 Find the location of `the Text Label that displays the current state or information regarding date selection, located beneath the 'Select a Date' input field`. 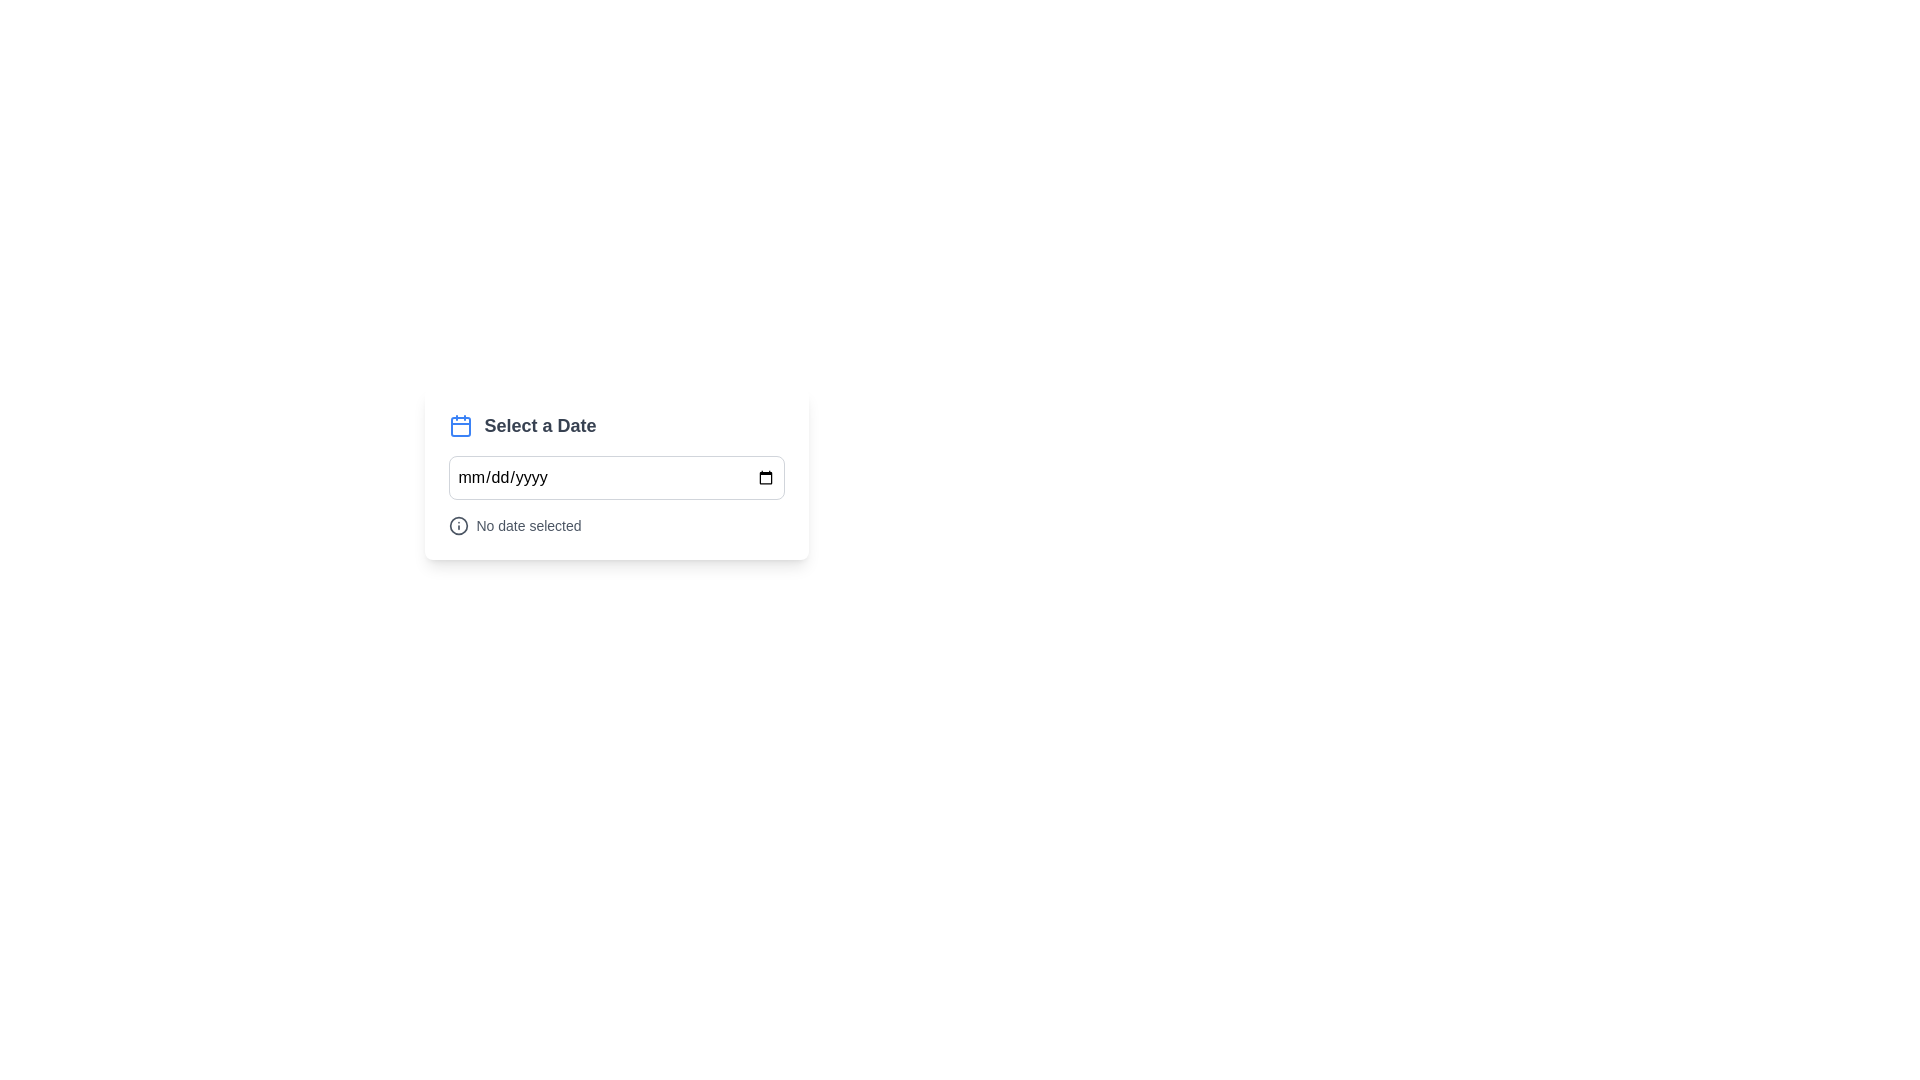

the Text Label that displays the current state or information regarding date selection, located beneath the 'Select a Date' input field is located at coordinates (528, 524).